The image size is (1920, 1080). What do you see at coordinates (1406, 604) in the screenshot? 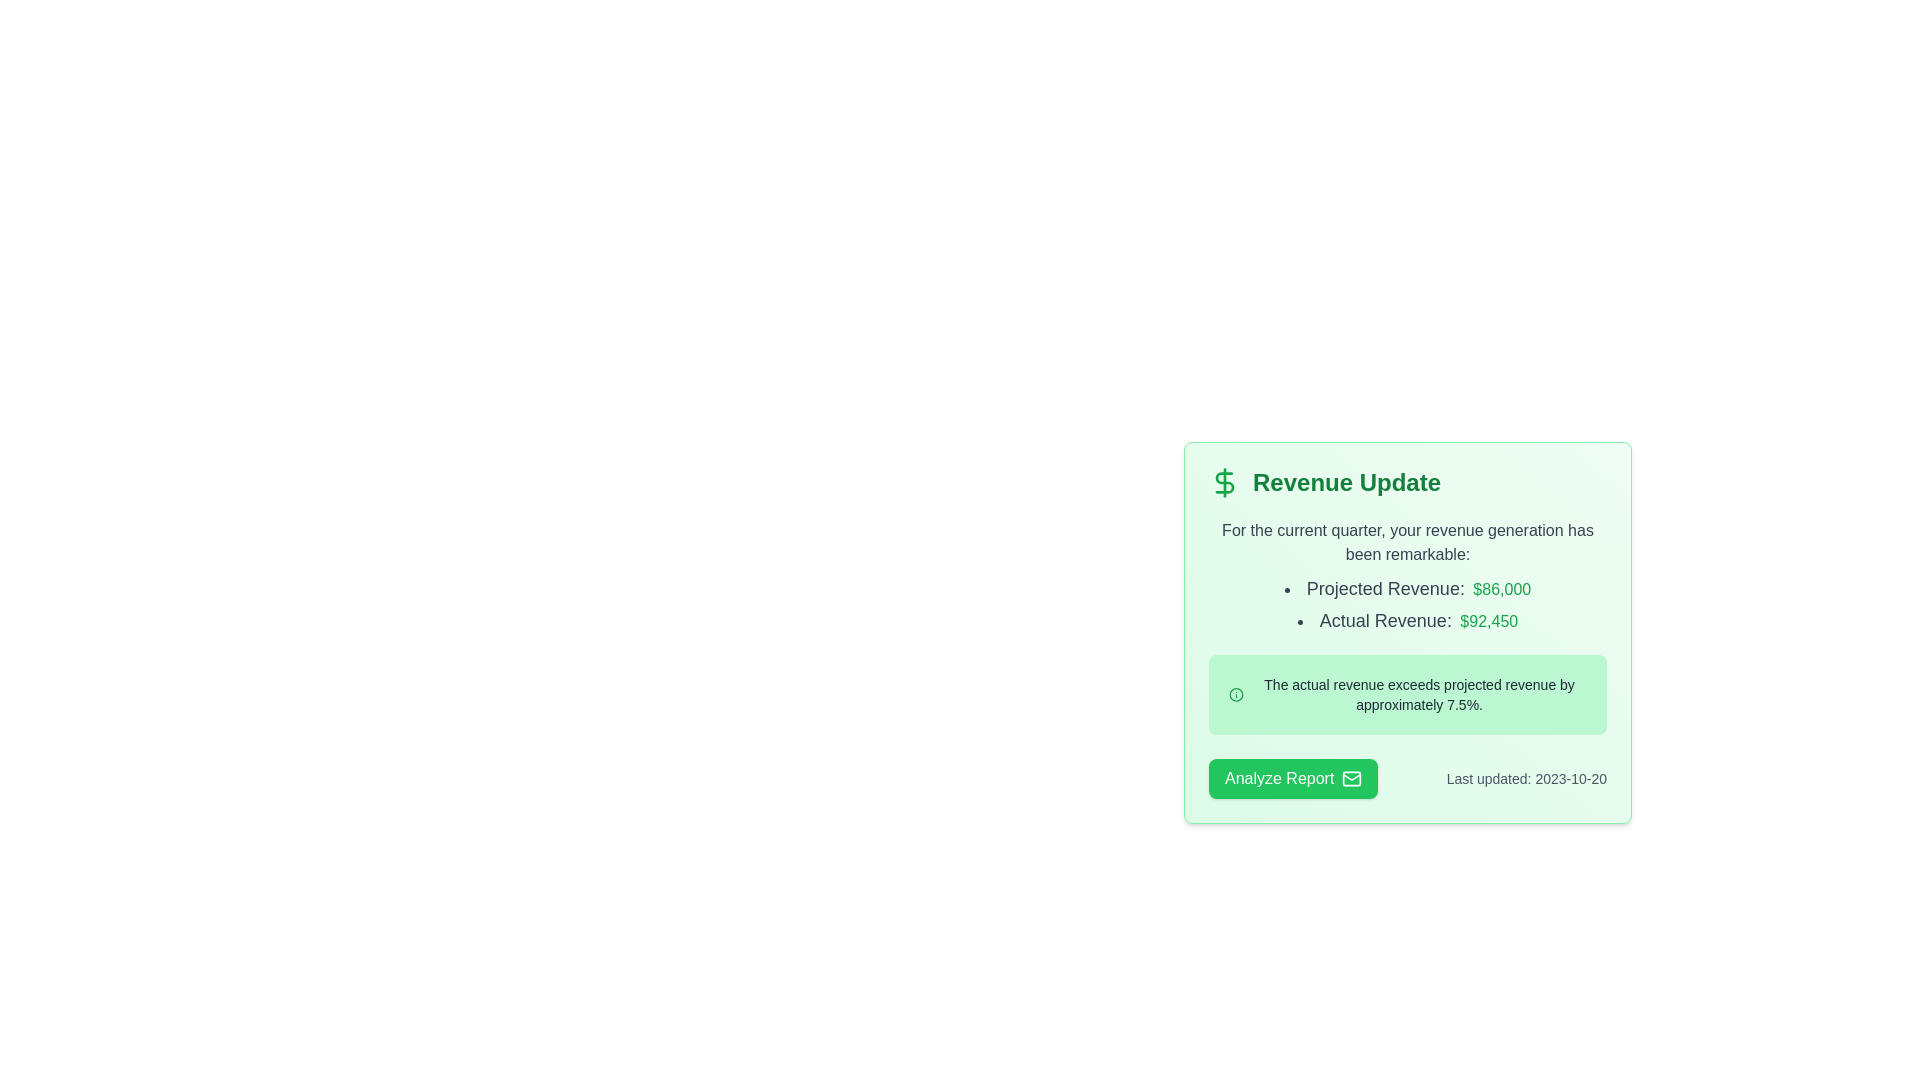
I see `information displayed in the 'Revenue Update' section, specifically focusing on the 'Projected Revenue' and 'Actual Revenue' metrics` at bounding box center [1406, 604].